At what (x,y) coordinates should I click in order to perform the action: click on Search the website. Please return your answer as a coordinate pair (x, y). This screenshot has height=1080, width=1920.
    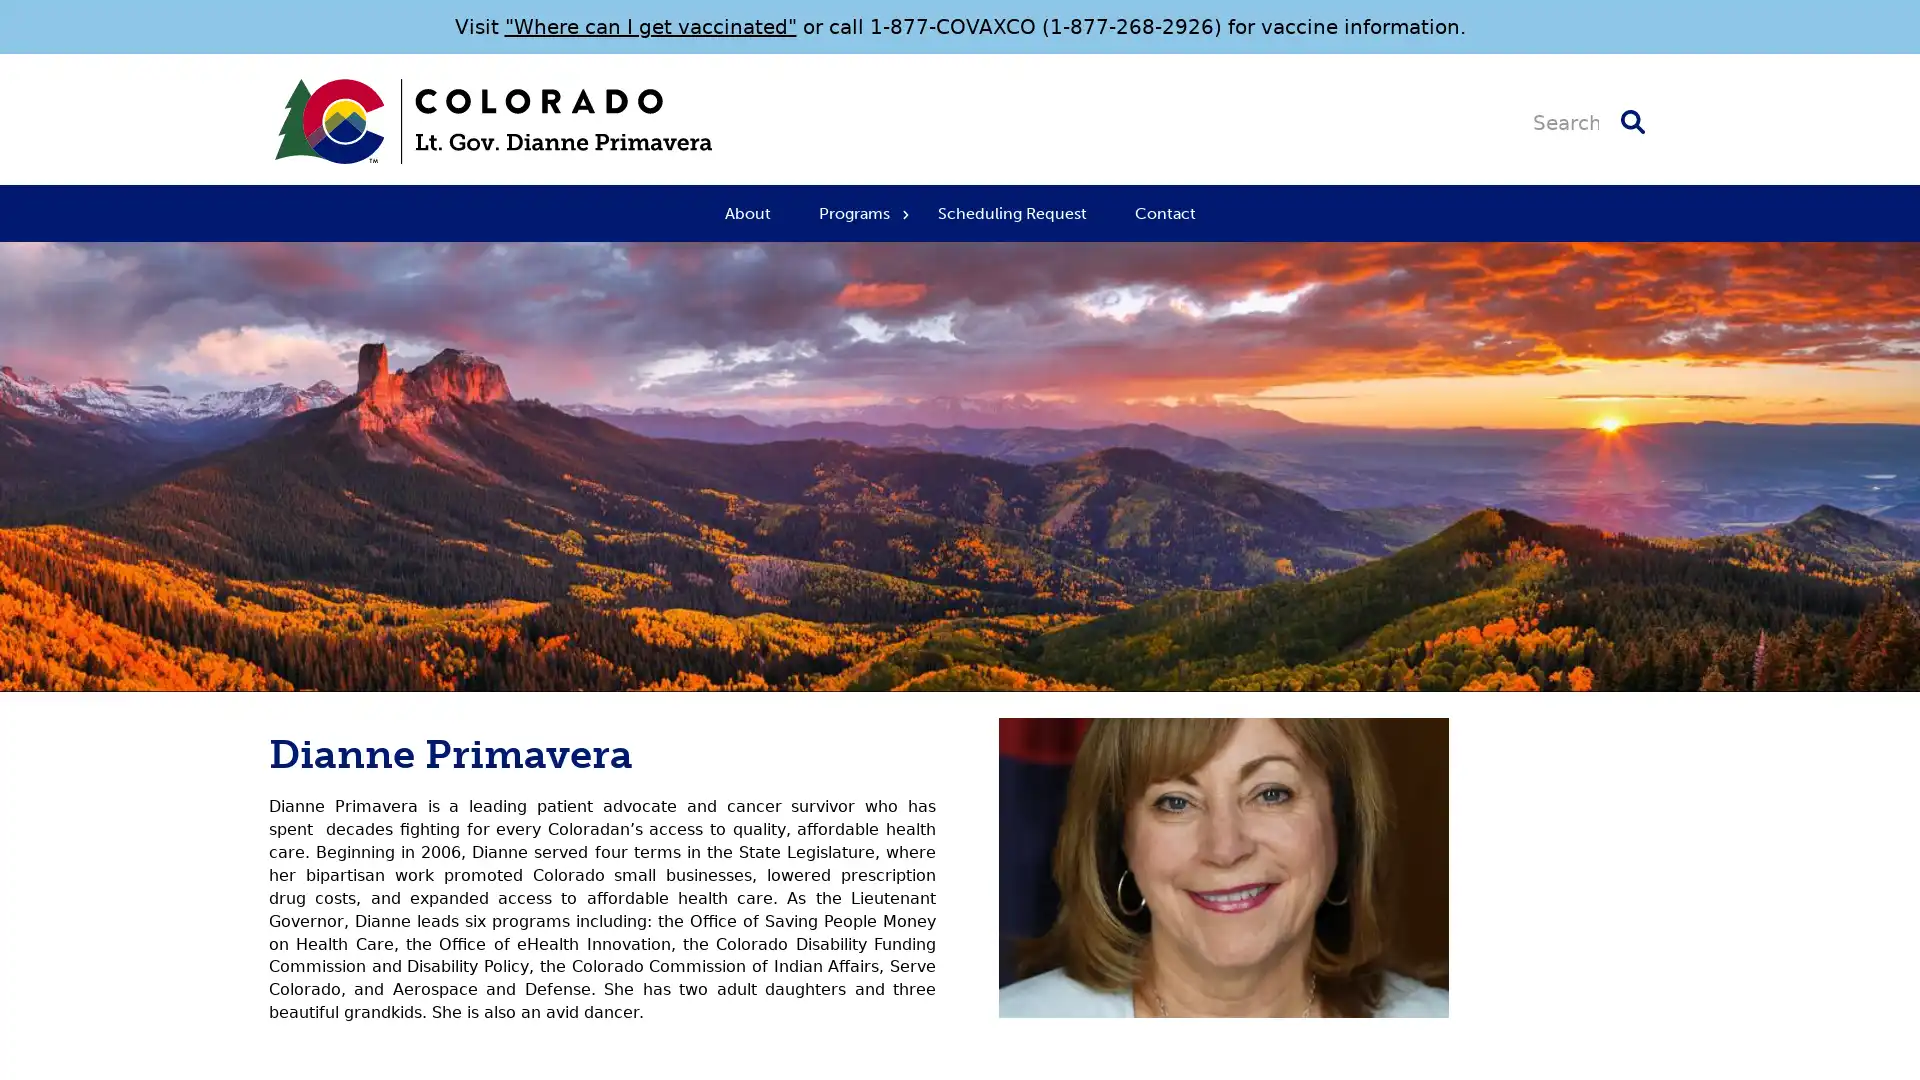
    Looking at the image, I should click on (1632, 120).